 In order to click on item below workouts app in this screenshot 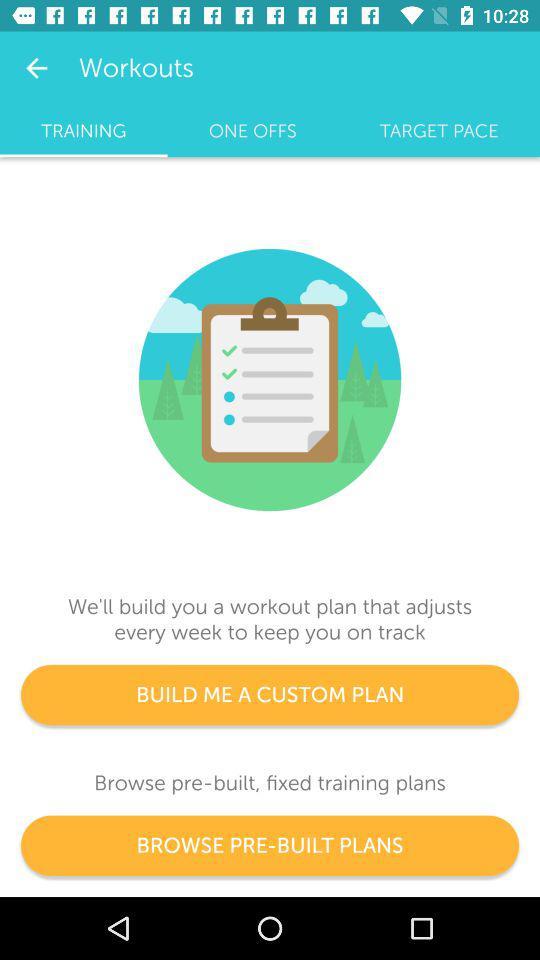, I will do `click(252, 130)`.